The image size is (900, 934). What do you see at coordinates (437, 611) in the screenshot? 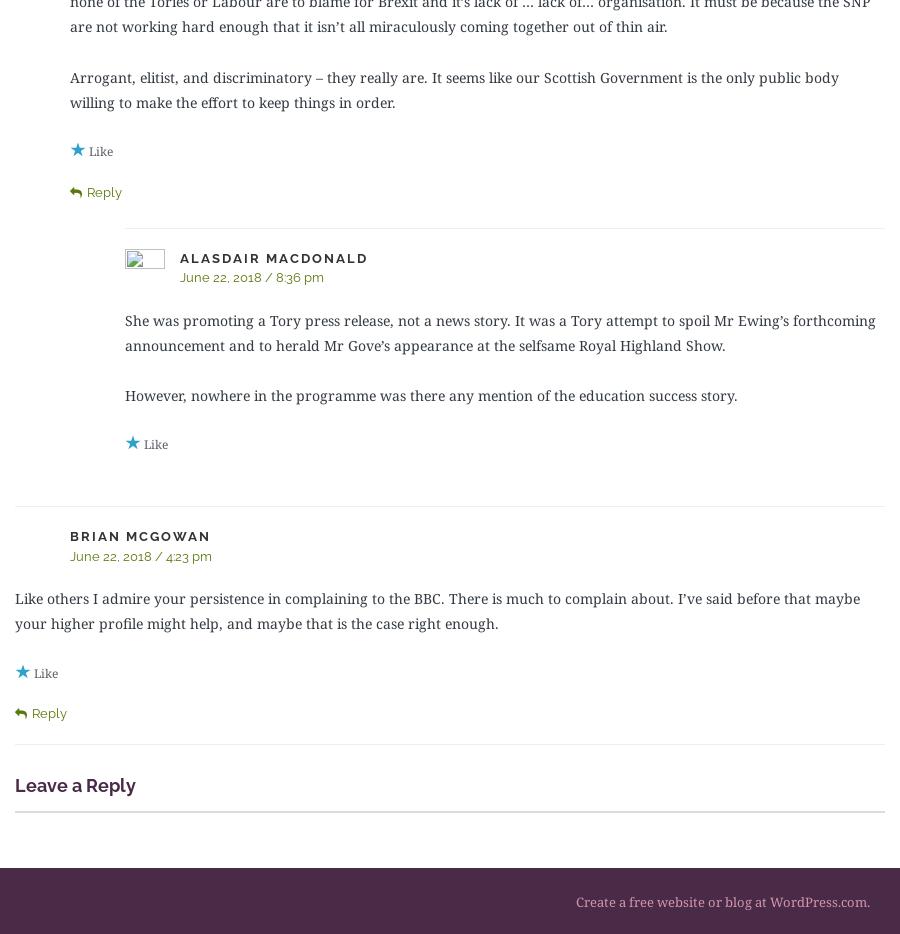
I see `'Like others I admire your persistence in complaining to the BBC. There is much to complain about. I’ve said before that maybe your higher profile might help, and maybe that is the case right enough.'` at bounding box center [437, 611].